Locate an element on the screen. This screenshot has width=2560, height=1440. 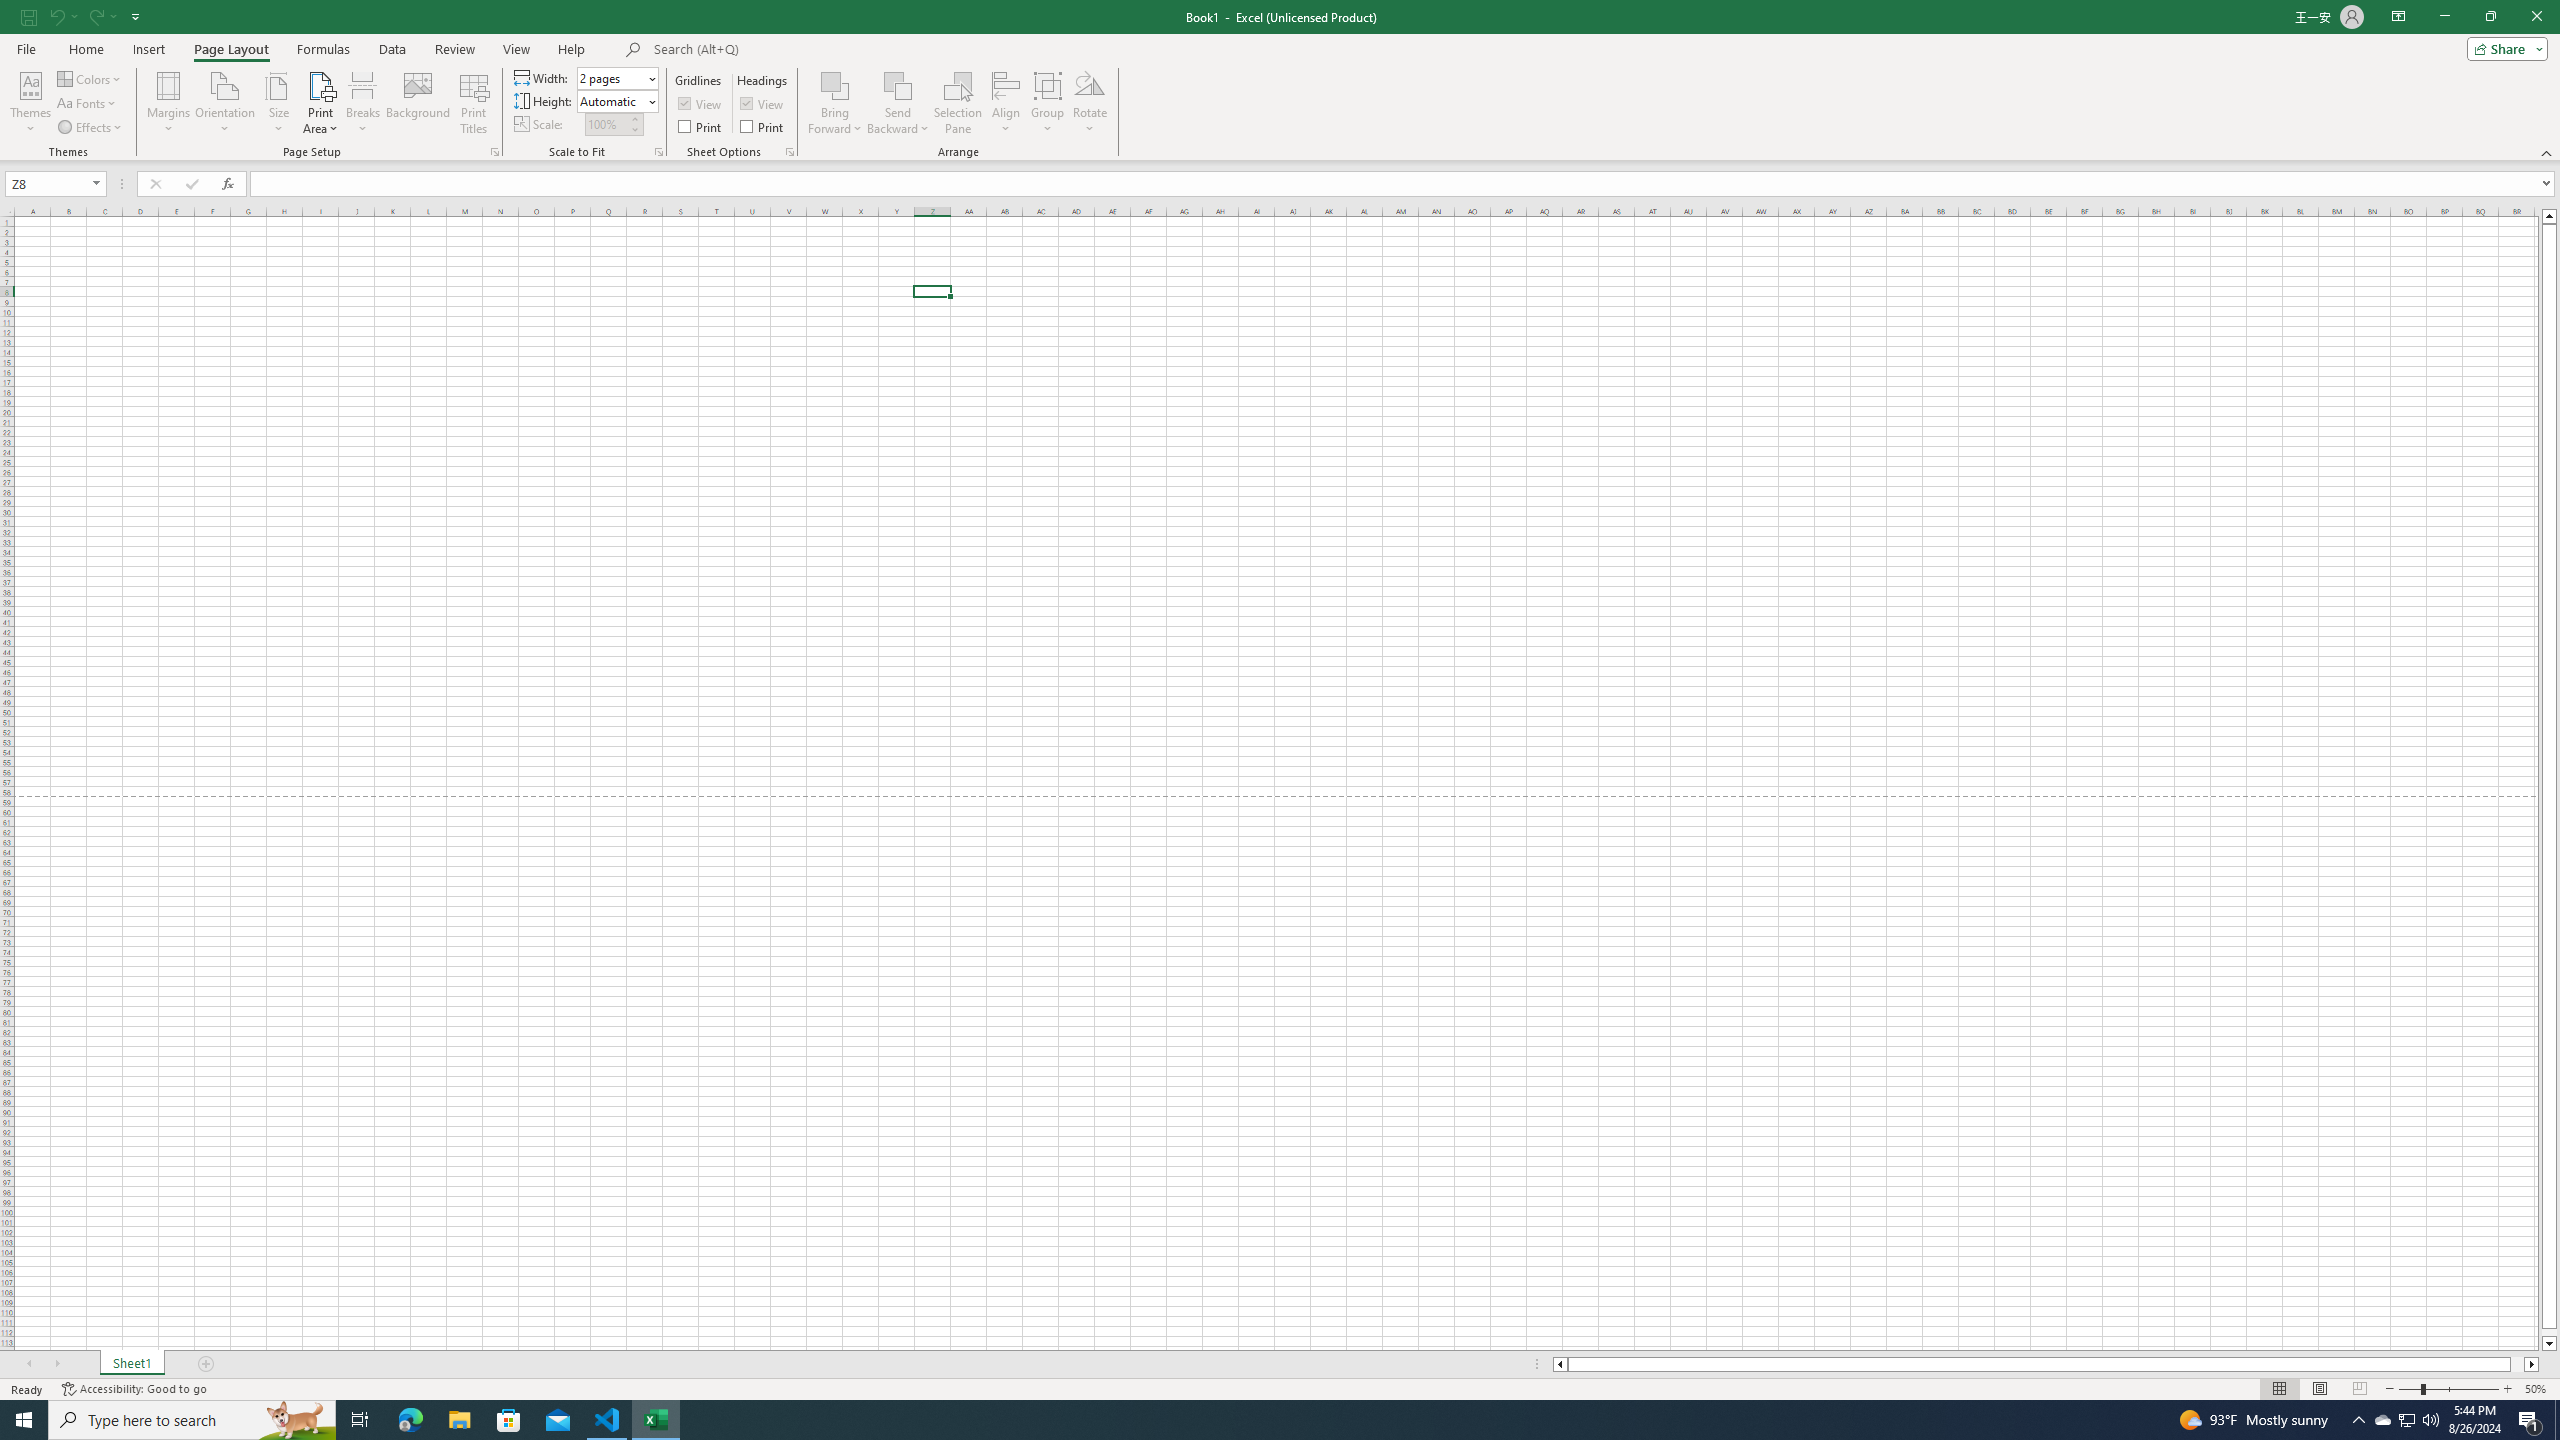
'Fonts' is located at coordinates (87, 103).